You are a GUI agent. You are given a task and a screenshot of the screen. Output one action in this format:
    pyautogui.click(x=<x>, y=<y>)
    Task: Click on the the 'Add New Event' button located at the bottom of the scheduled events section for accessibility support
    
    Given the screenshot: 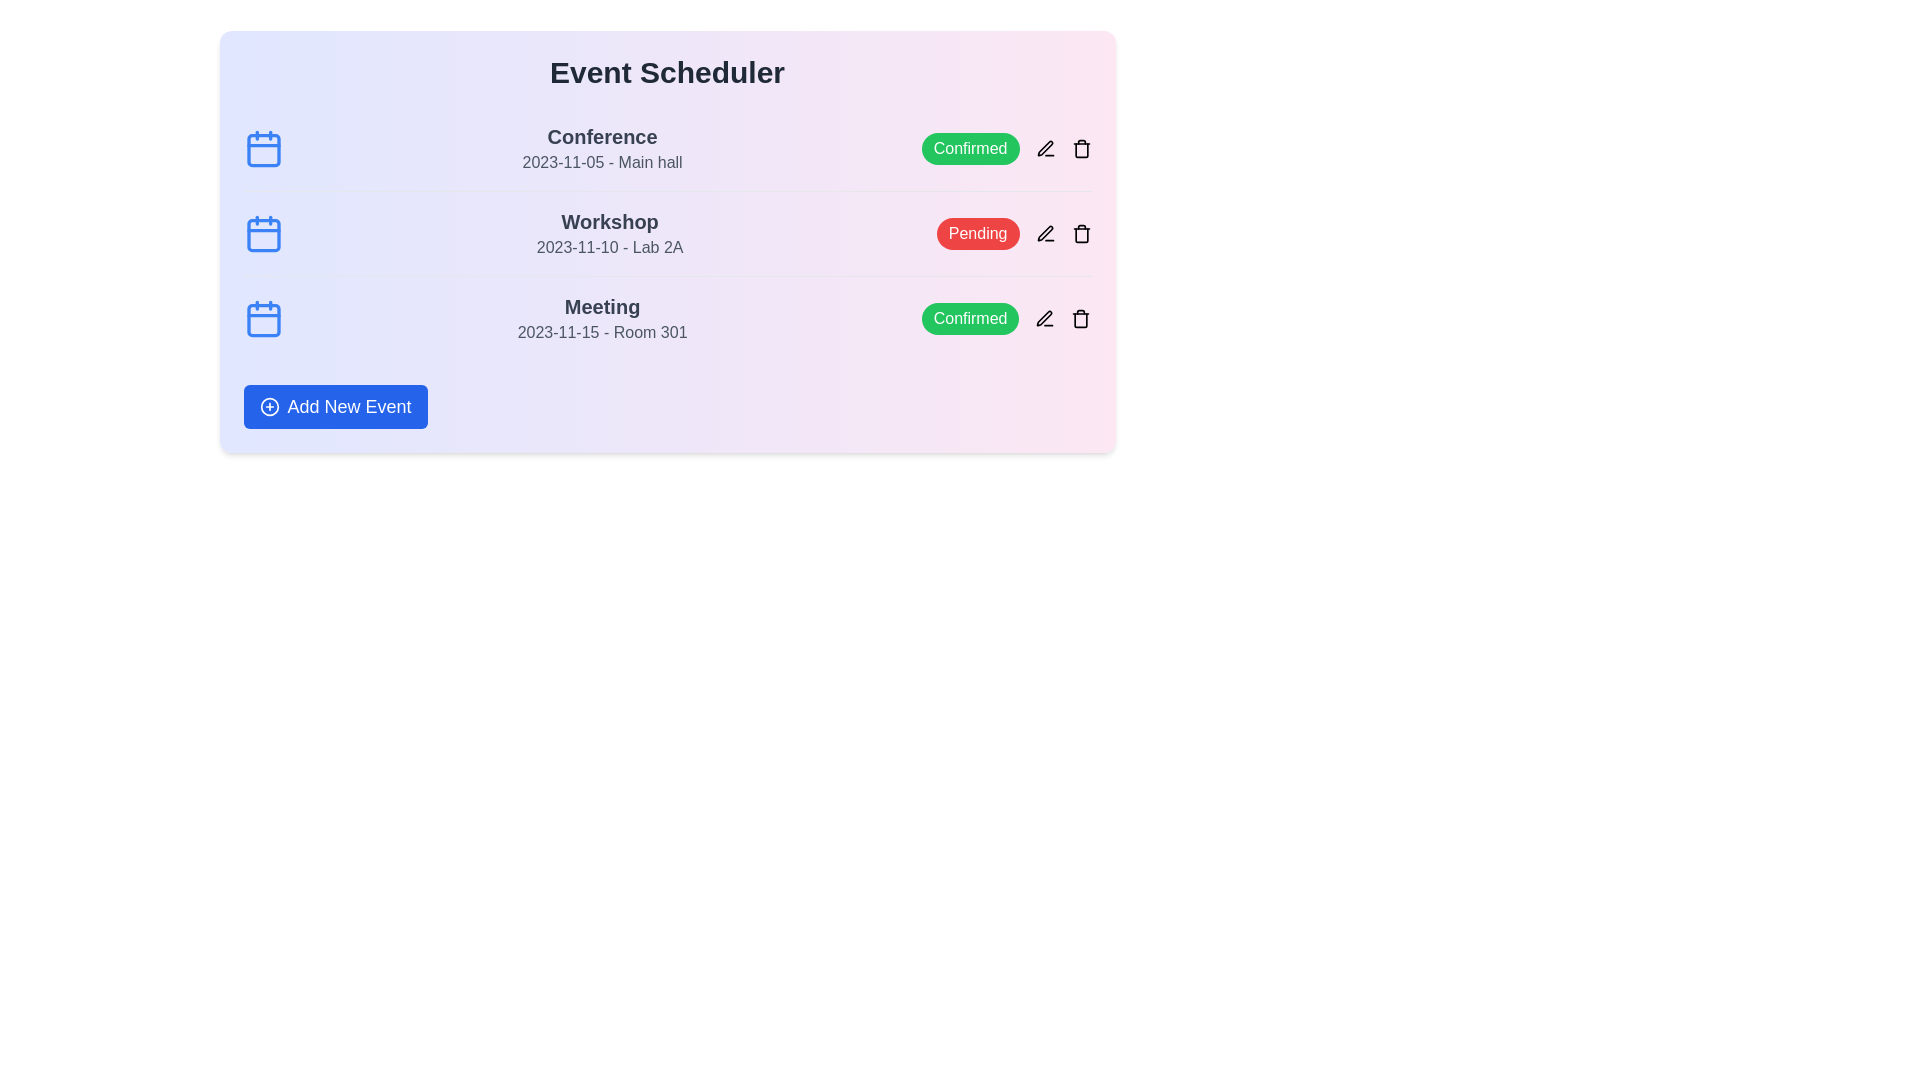 What is the action you would take?
    pyautogui.click(x=335, y=406)
    